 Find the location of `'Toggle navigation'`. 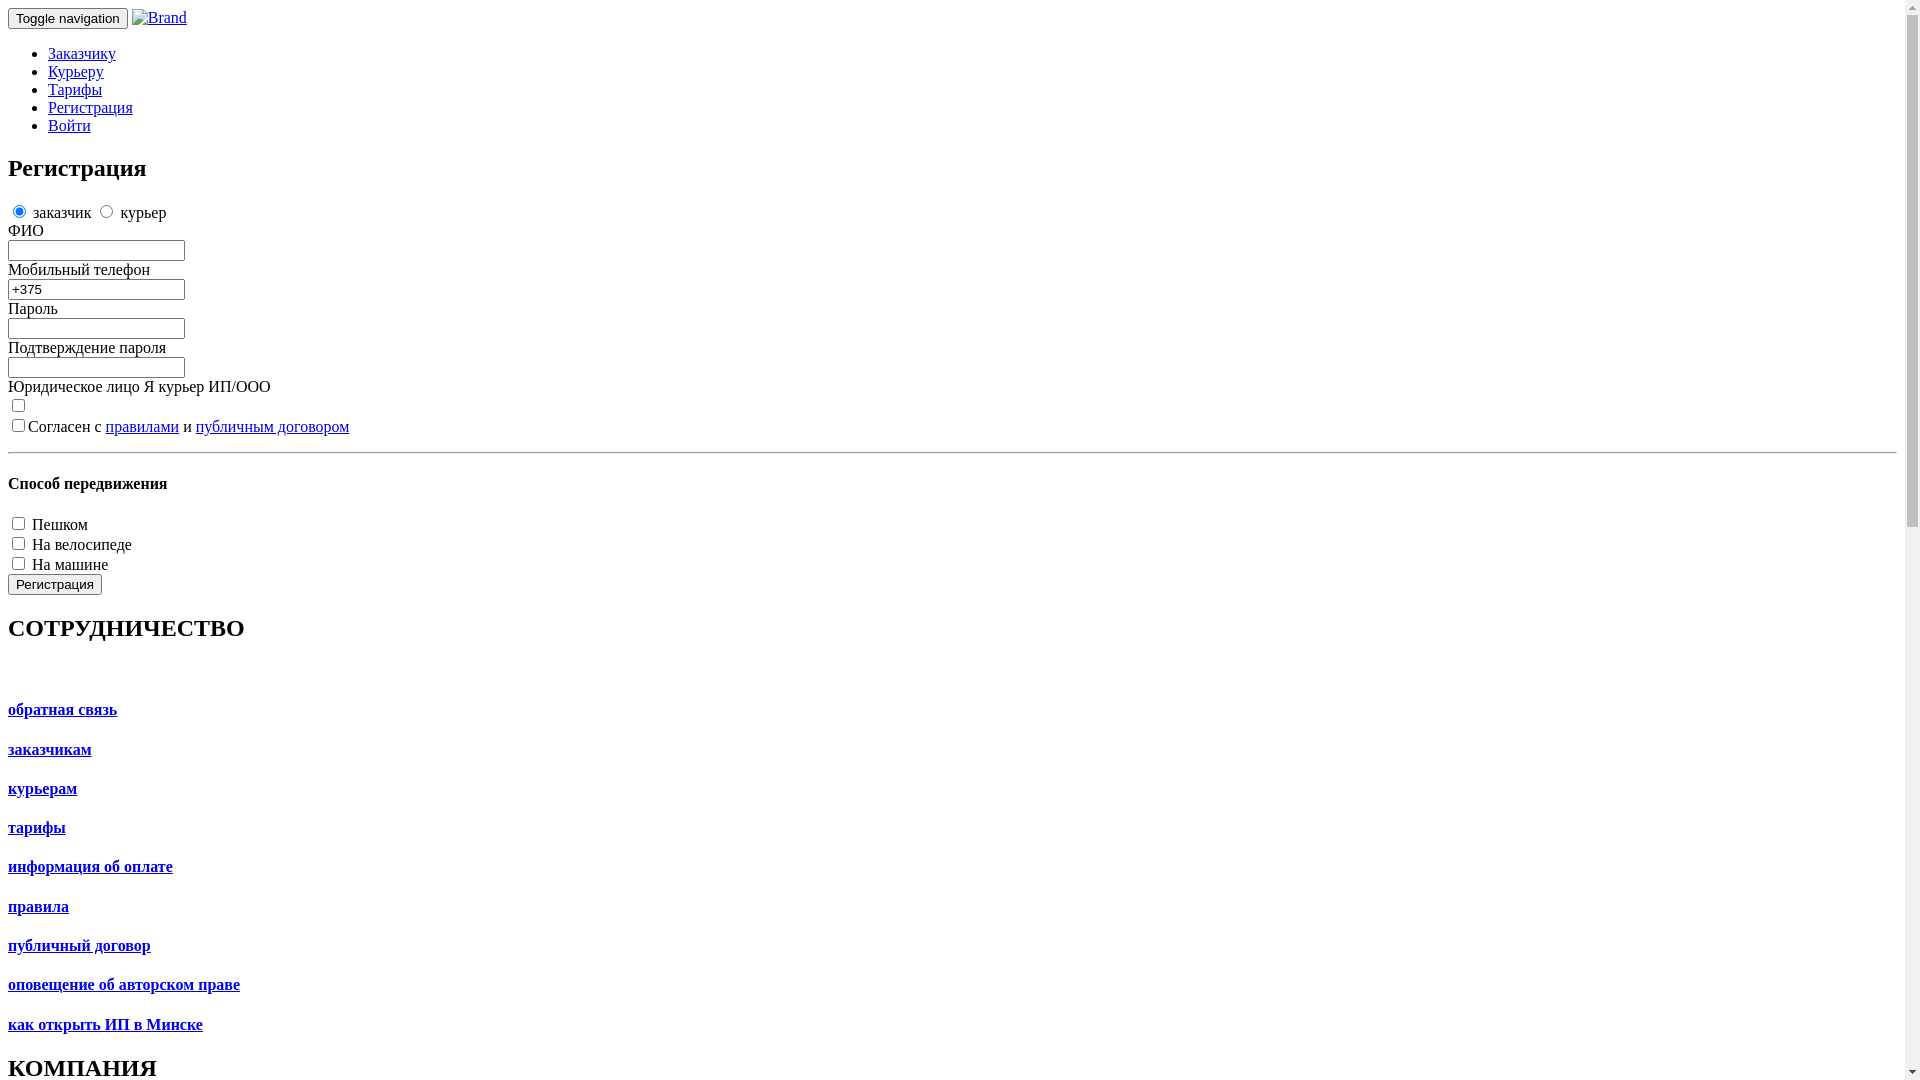

'Toggle navigation' is located at coordinates (67, 18).